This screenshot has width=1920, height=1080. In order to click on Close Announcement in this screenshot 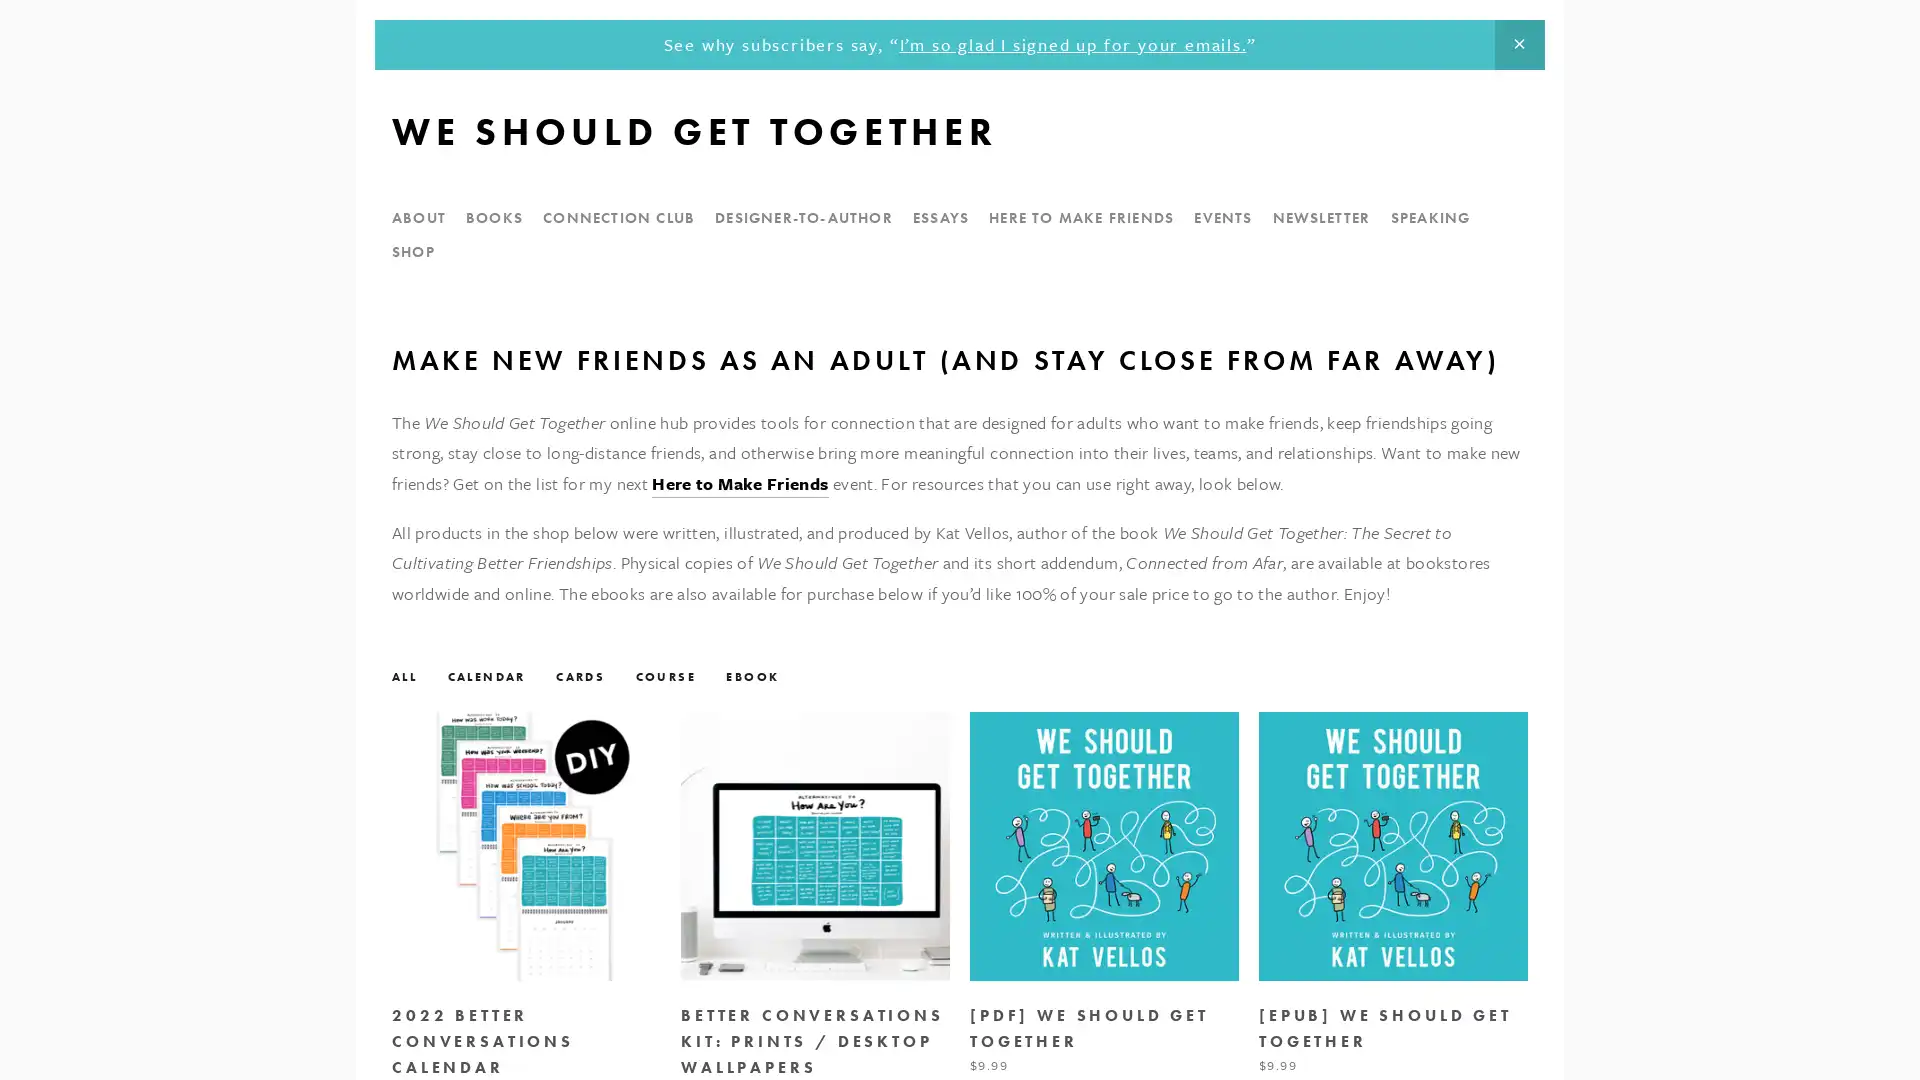, I will do `click(1519, 45)`.